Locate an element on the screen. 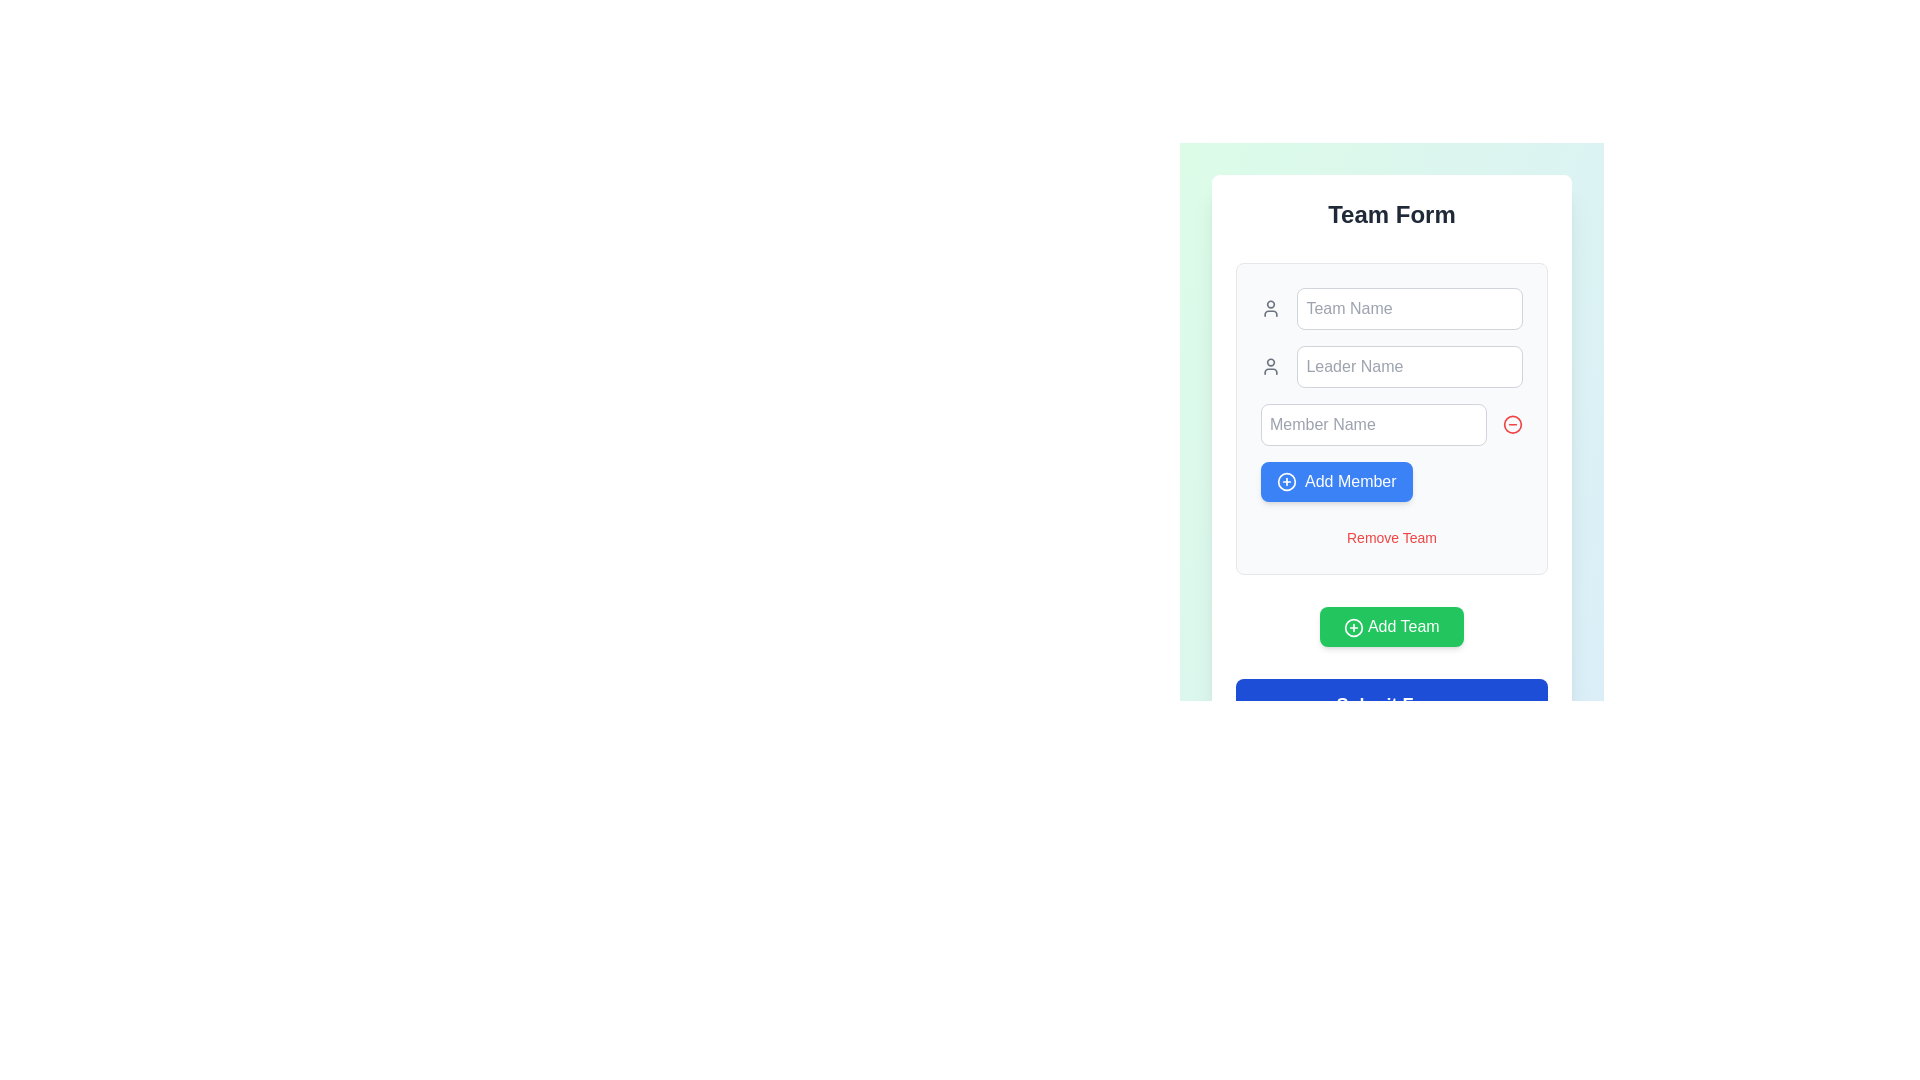 This screenshot has height=1080, width=1920. the 'Leader Name' text input field is located at coordinates (1409, 366).